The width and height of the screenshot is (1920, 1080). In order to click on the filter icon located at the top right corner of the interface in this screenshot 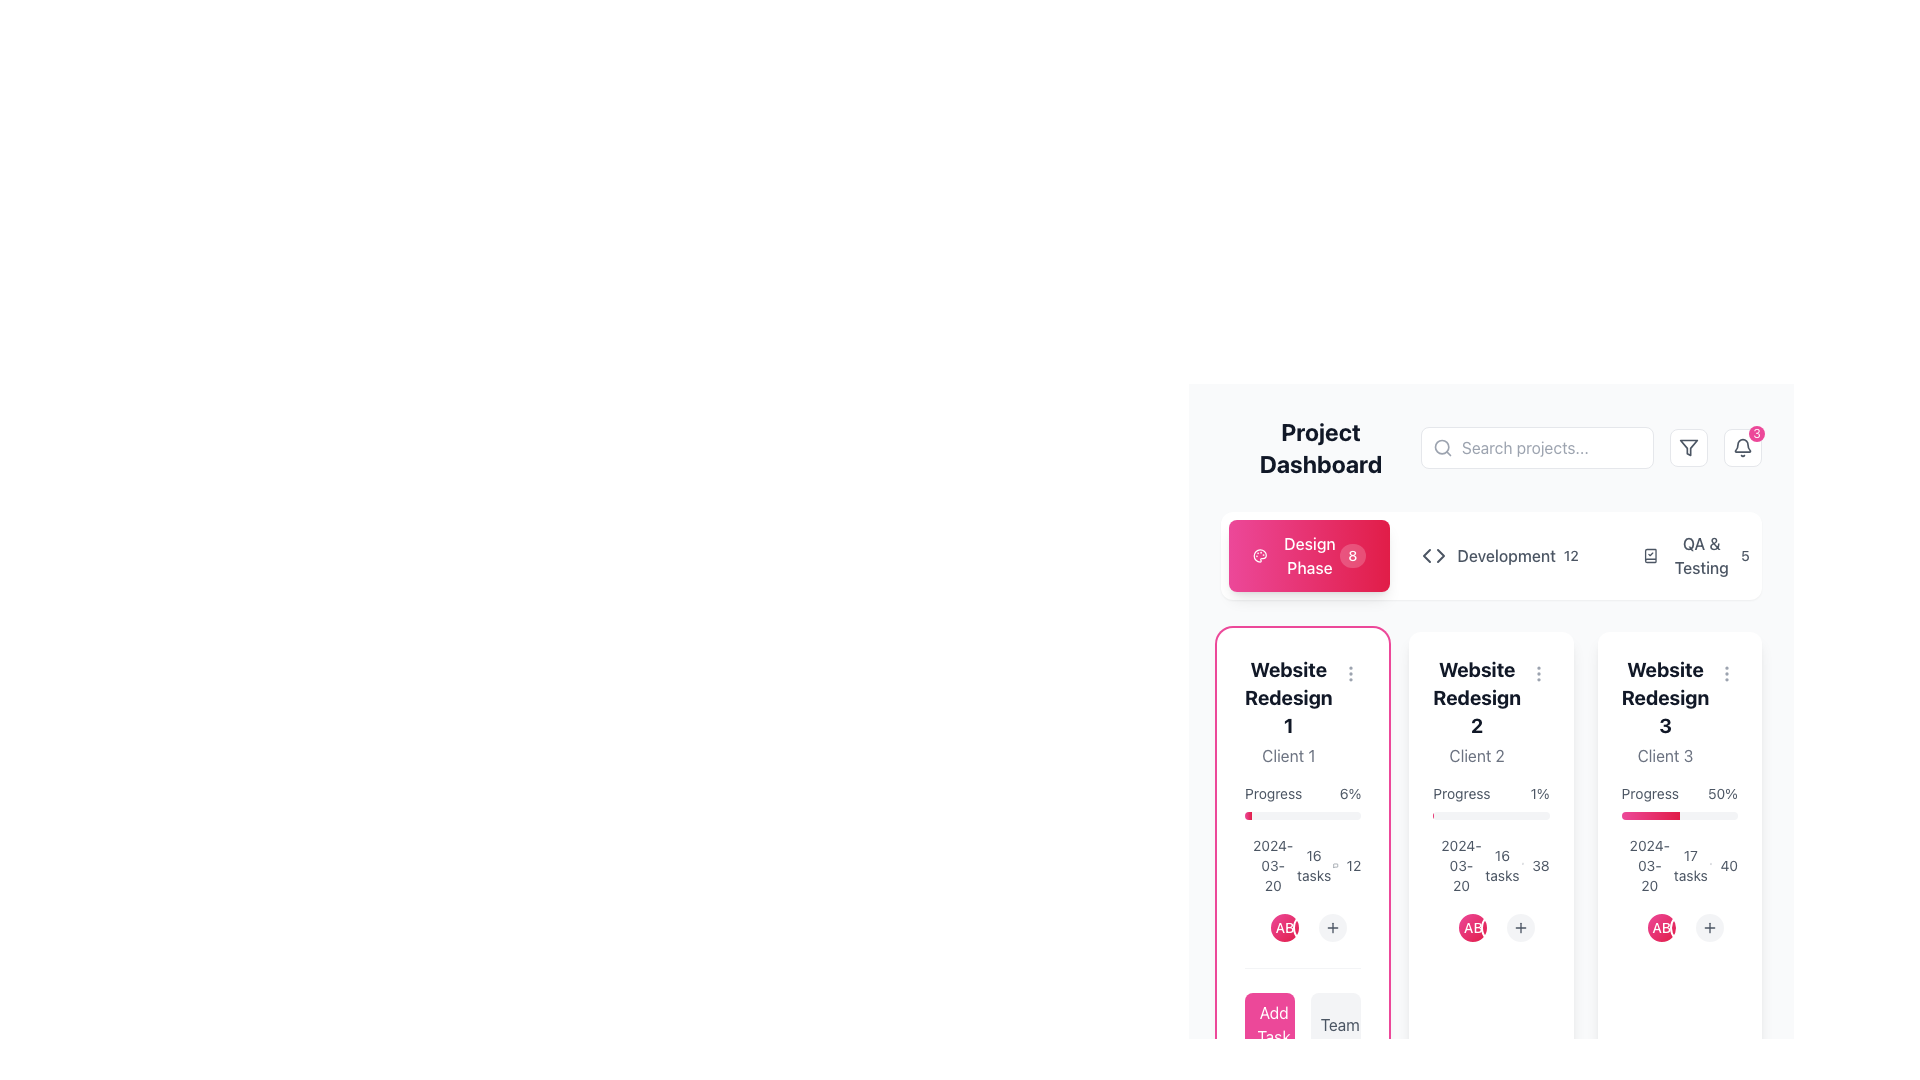, I will do `click(1688, 446)`.